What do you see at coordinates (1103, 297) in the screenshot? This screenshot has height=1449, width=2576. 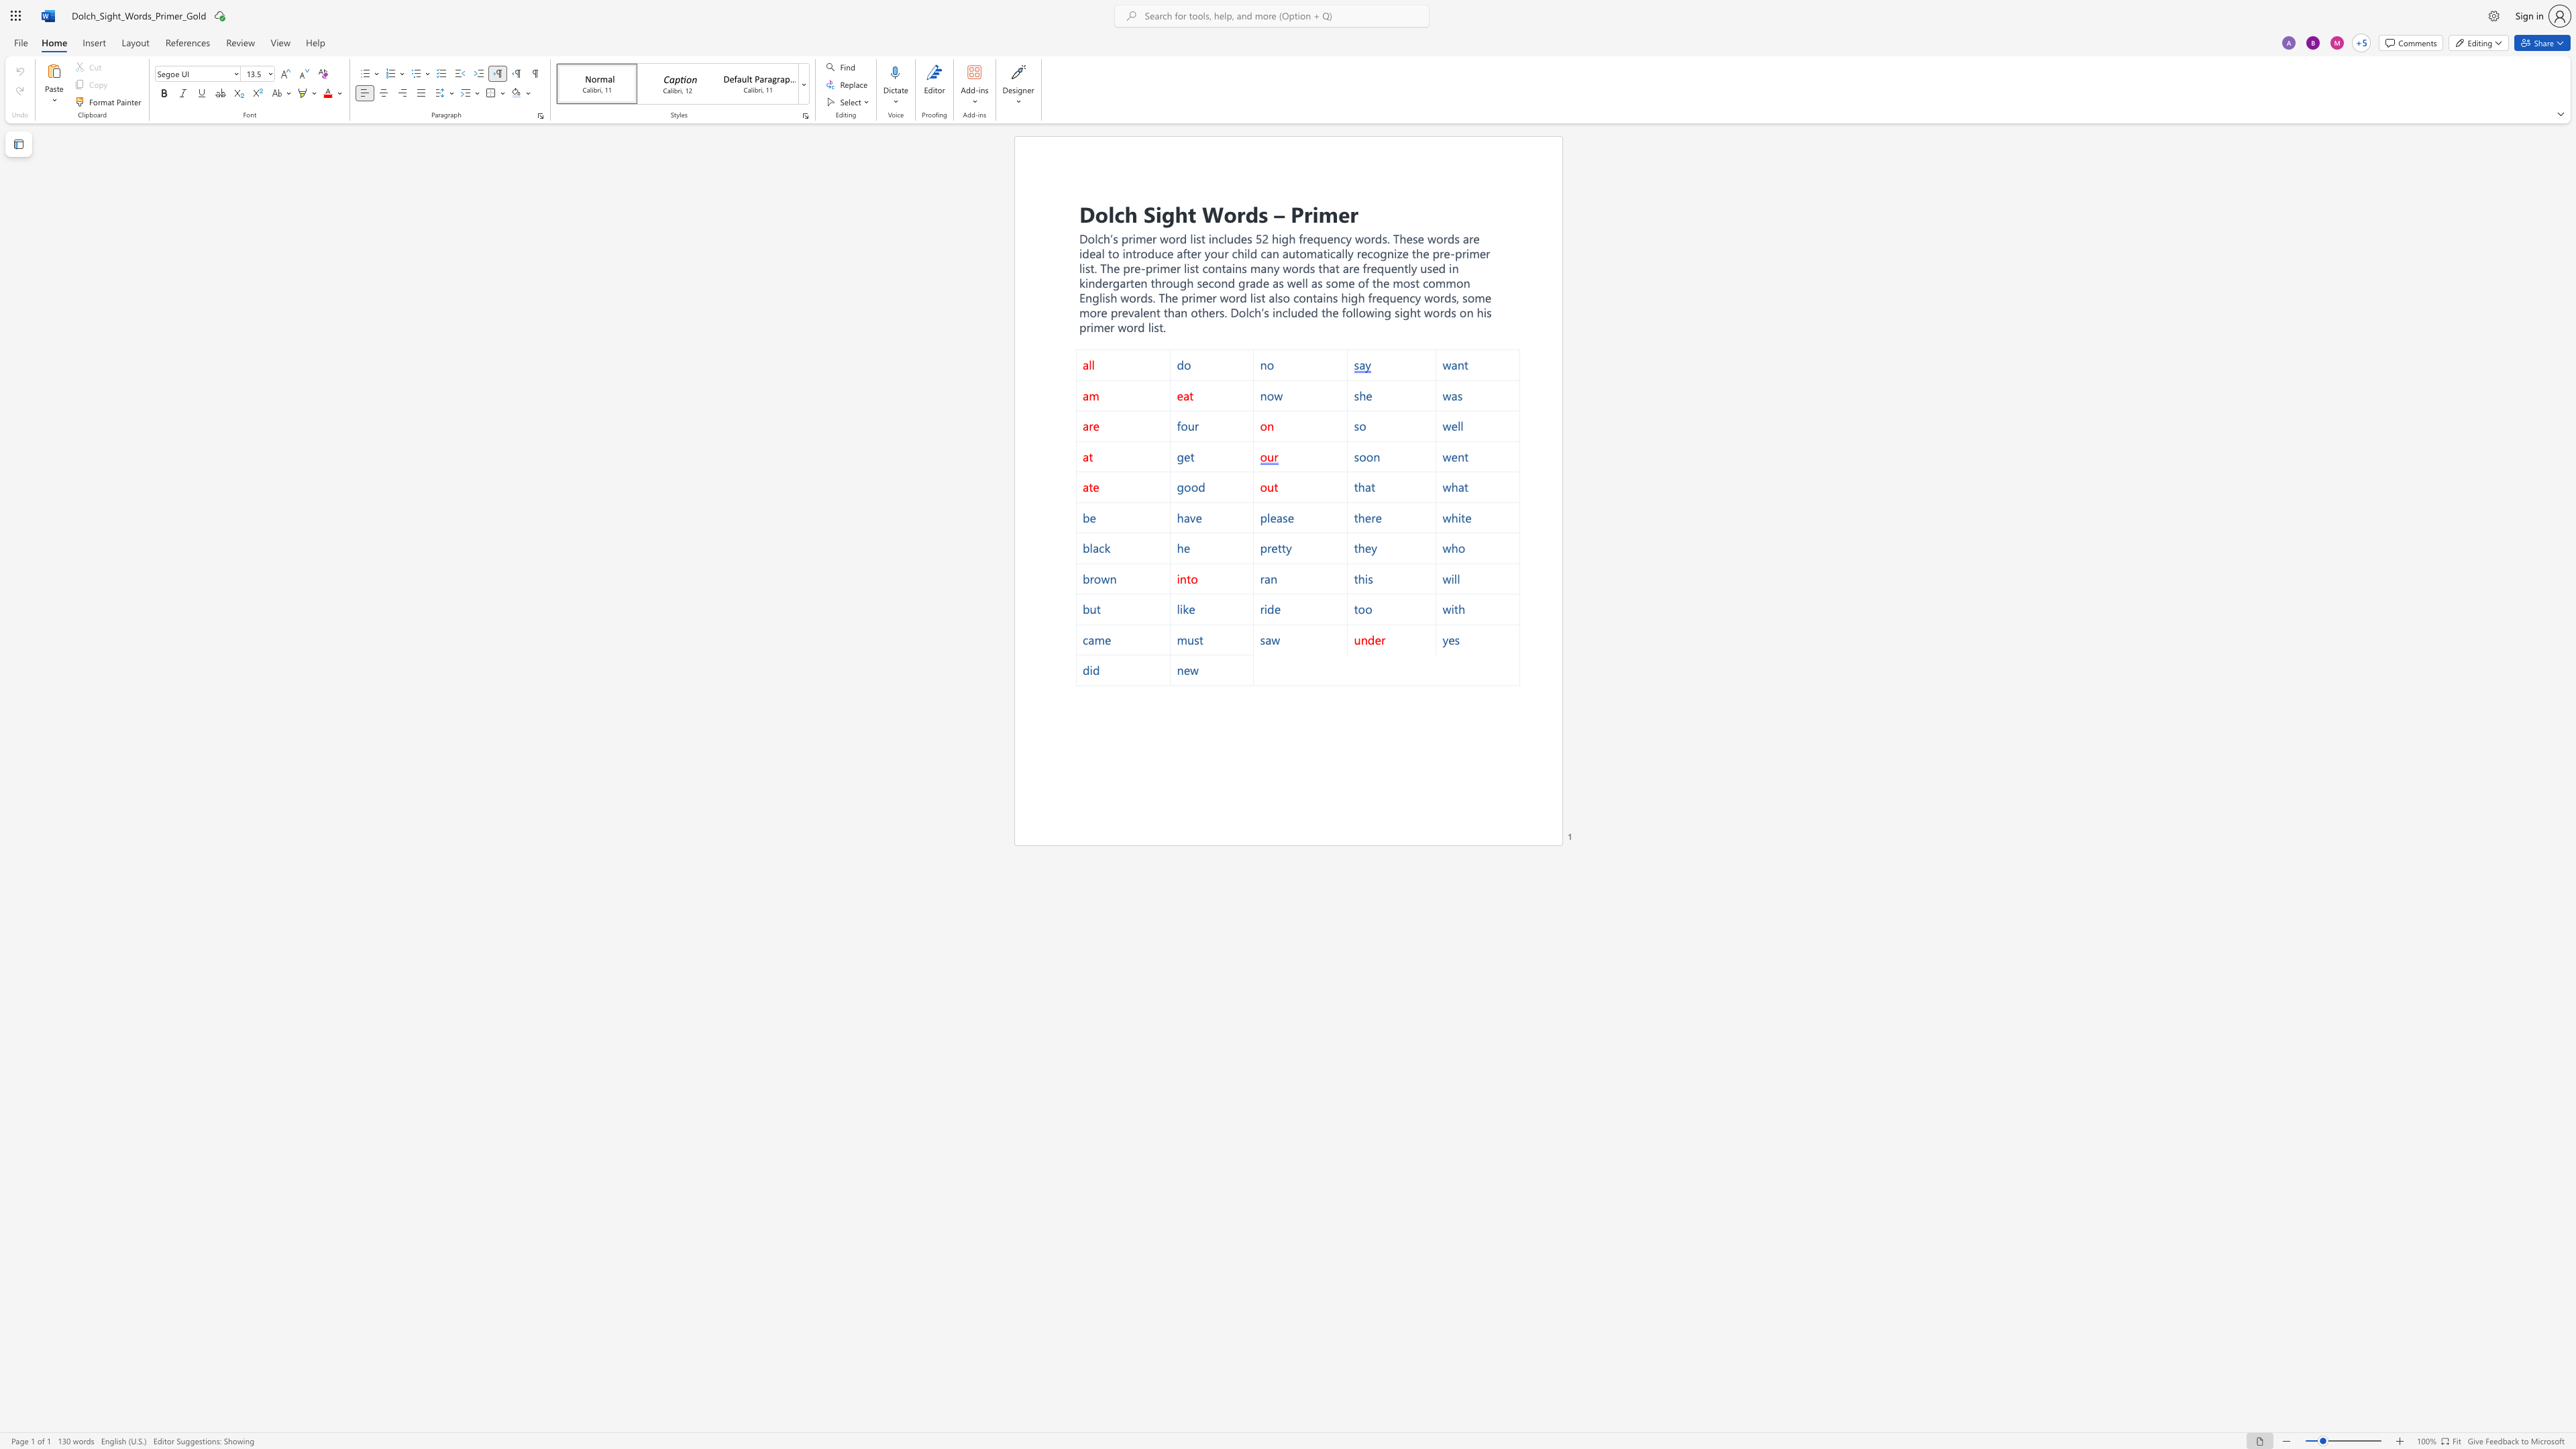 I see `the 3th character "i" in the text` at bounding box center [1103, 297].